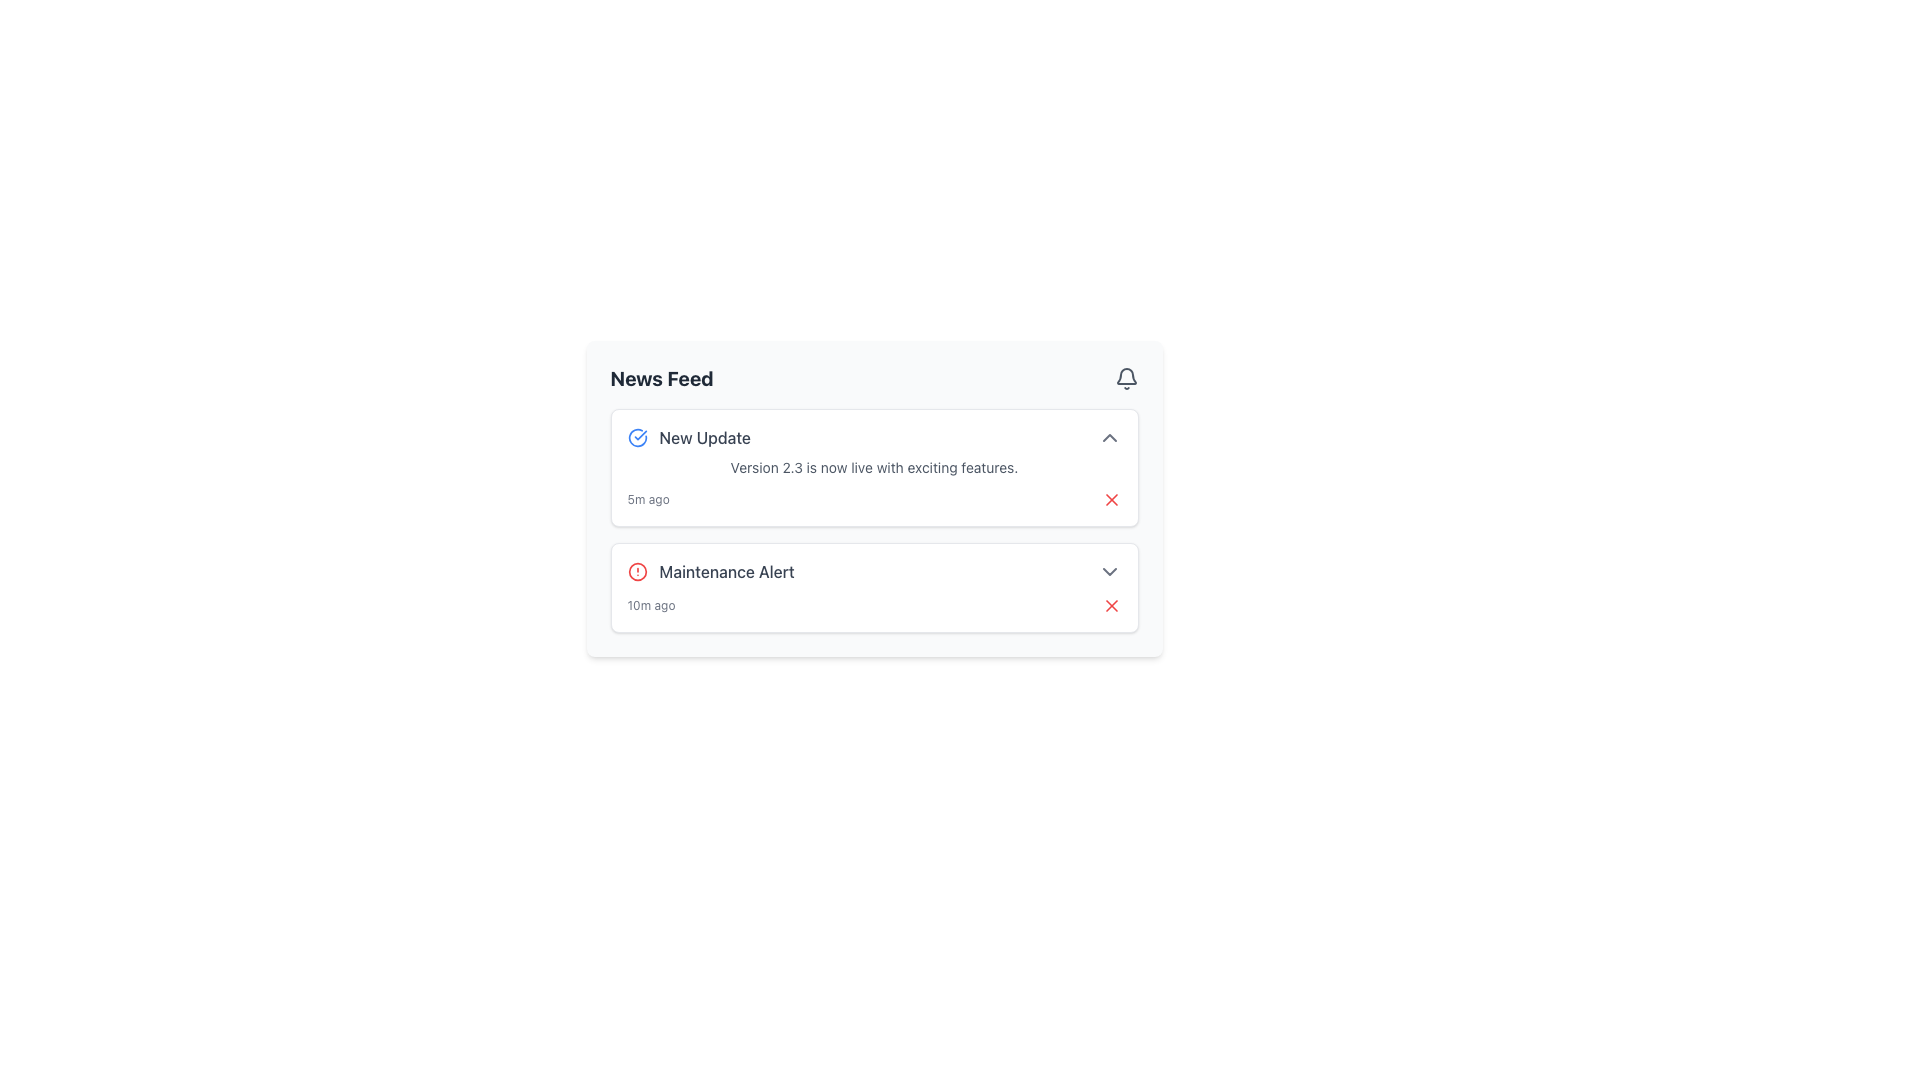 The height and width of the screenshot is (1080, 1920). What do you see at coordinates (1110, 499) in the screenshot?
I see `the red 'X' button, which is styled as a small circular icon located at the right end of the horizontal bar displaying '5m ago'` at bounding box center [1110, 499].